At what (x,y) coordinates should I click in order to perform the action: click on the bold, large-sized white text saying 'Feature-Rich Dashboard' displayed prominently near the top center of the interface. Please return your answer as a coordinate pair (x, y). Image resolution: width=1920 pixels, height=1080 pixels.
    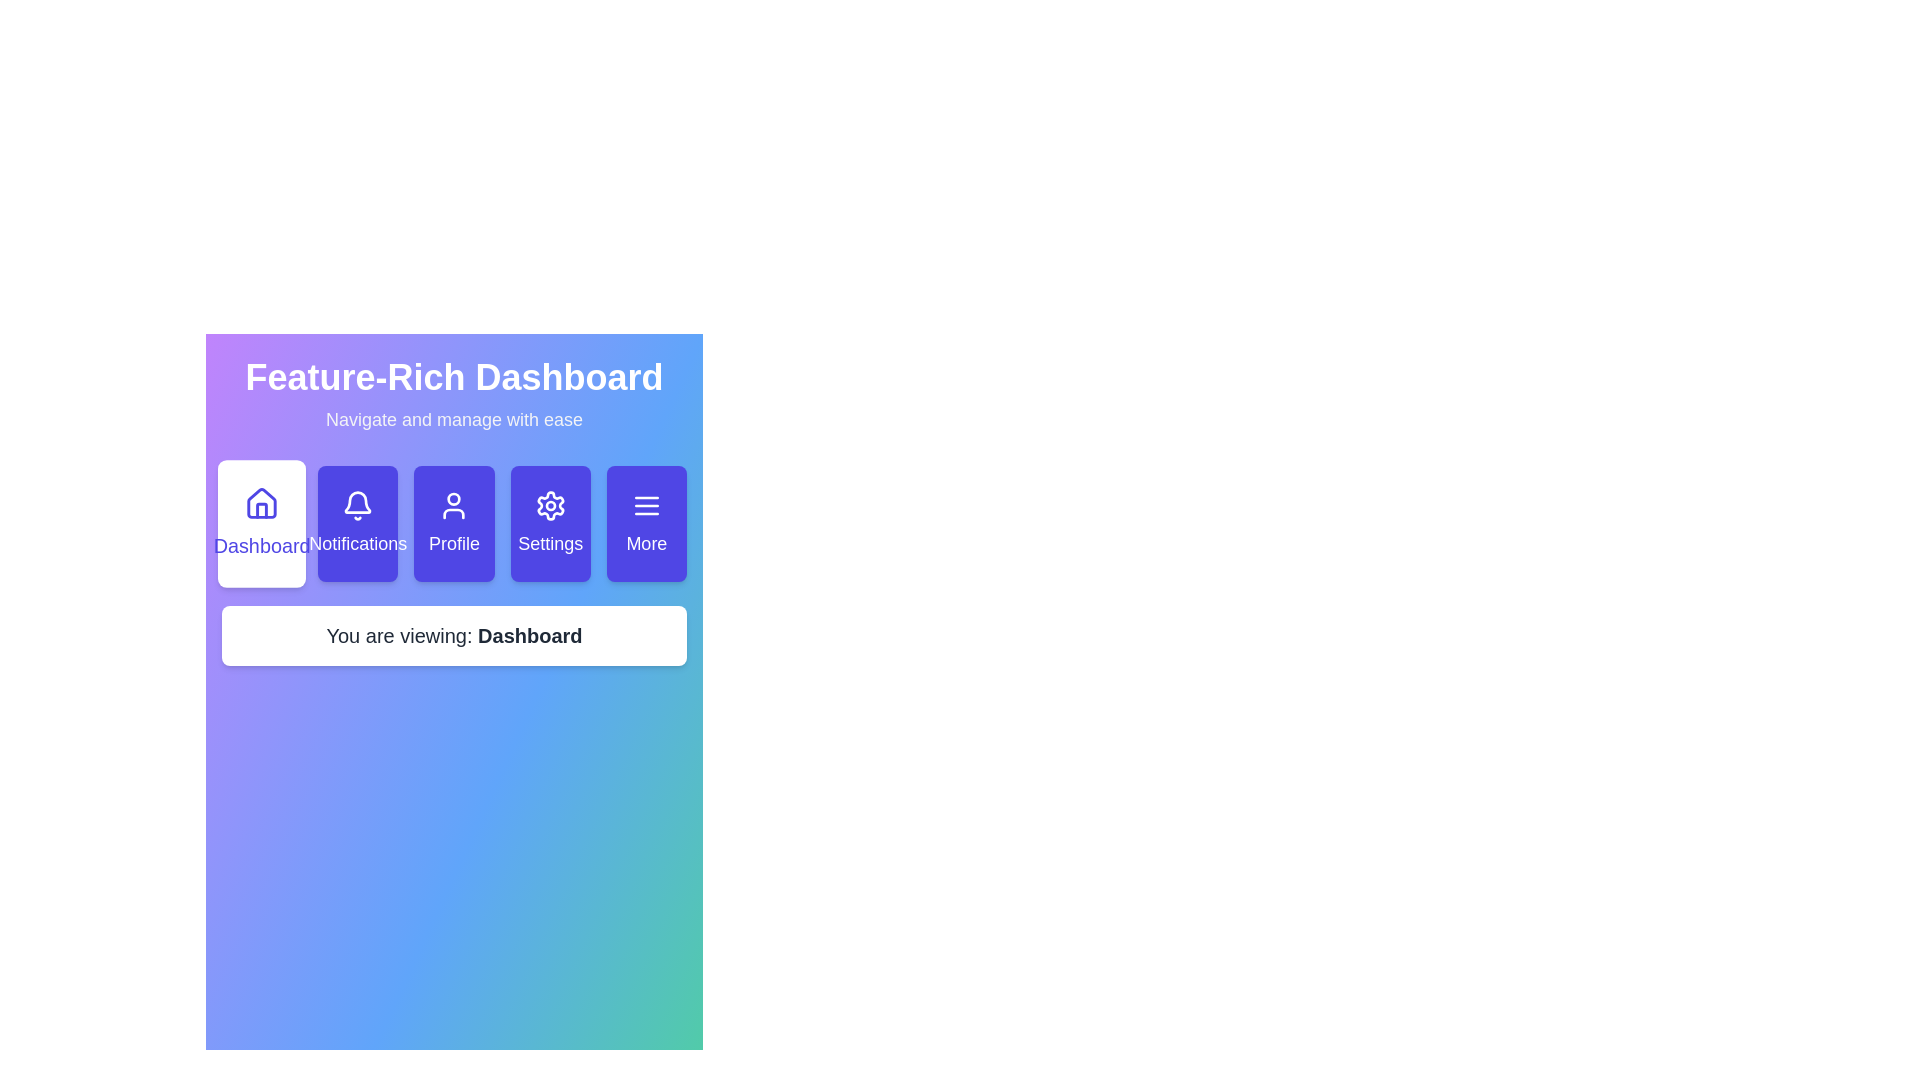
    Looking at the image, I should click on (453, 378).